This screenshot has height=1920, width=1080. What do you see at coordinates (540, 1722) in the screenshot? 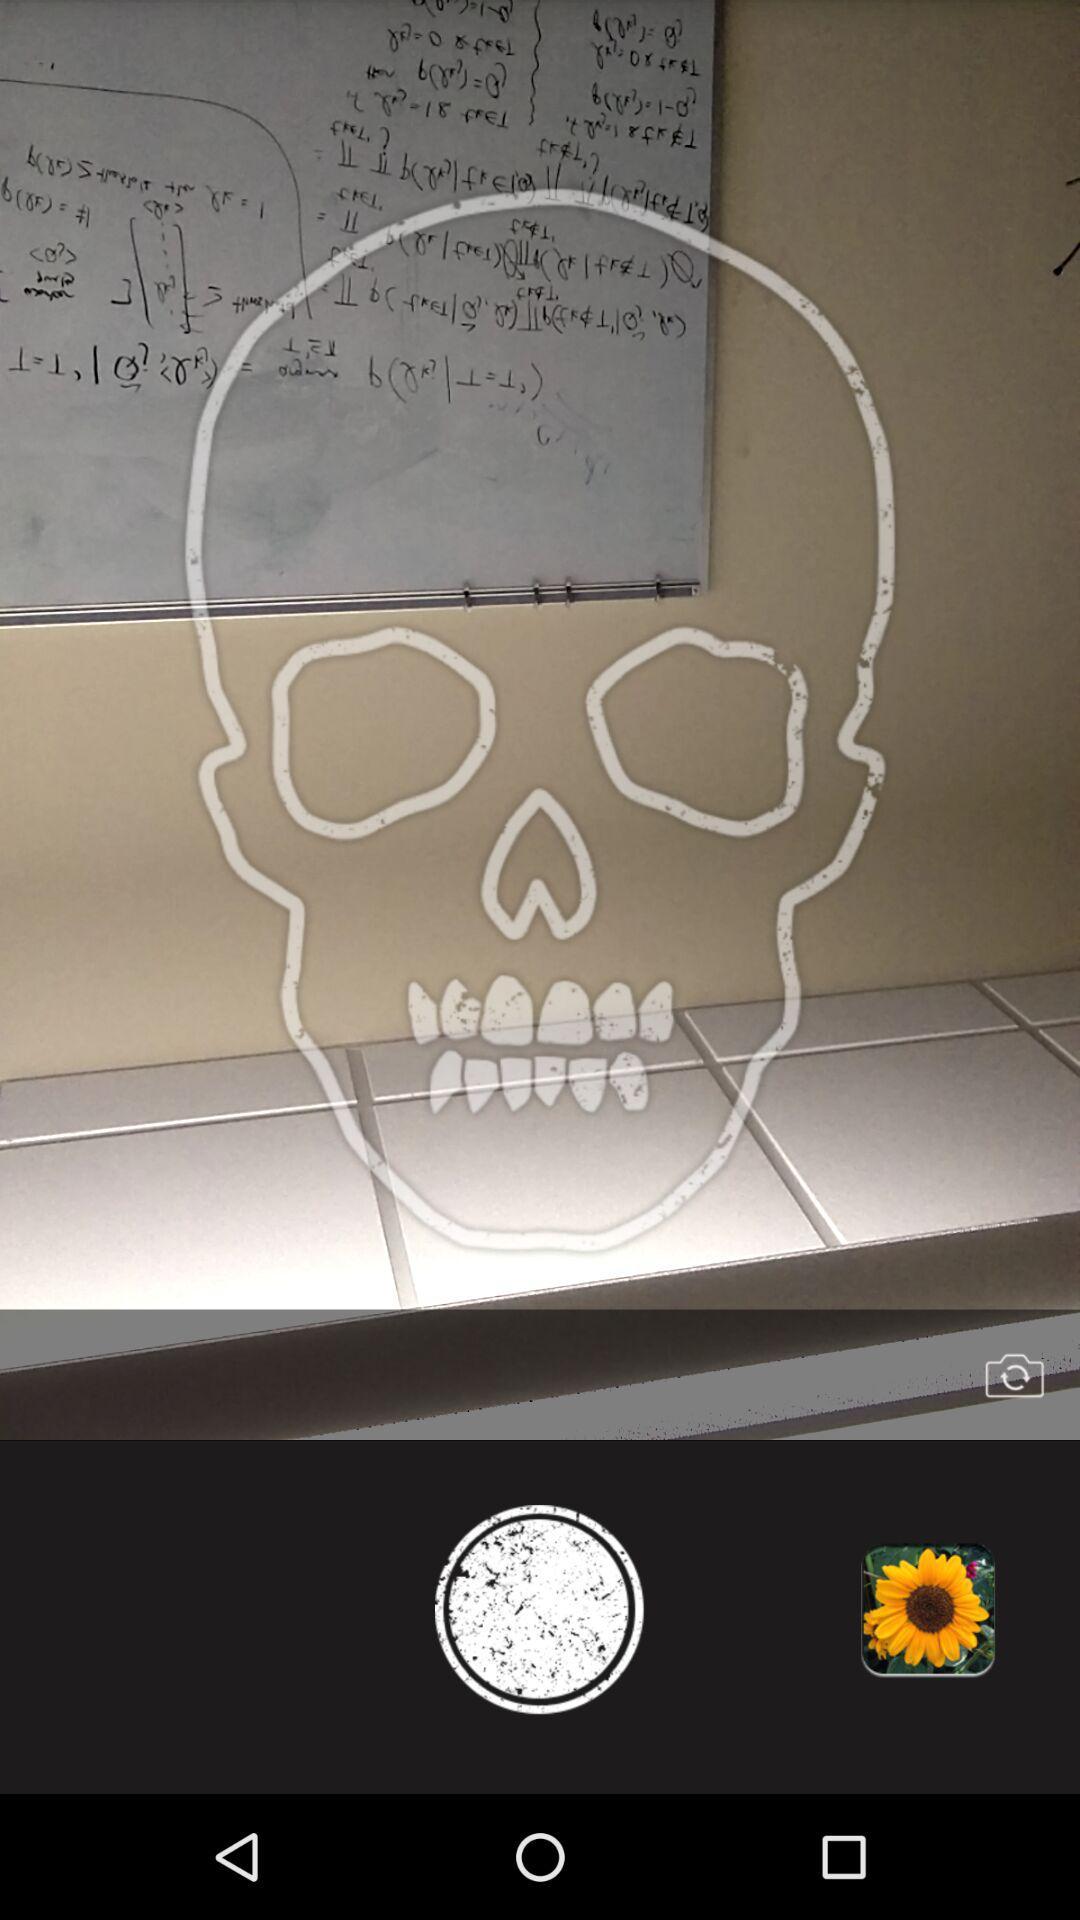
I see `the avatar icon` at bounding box center [540, 1722].